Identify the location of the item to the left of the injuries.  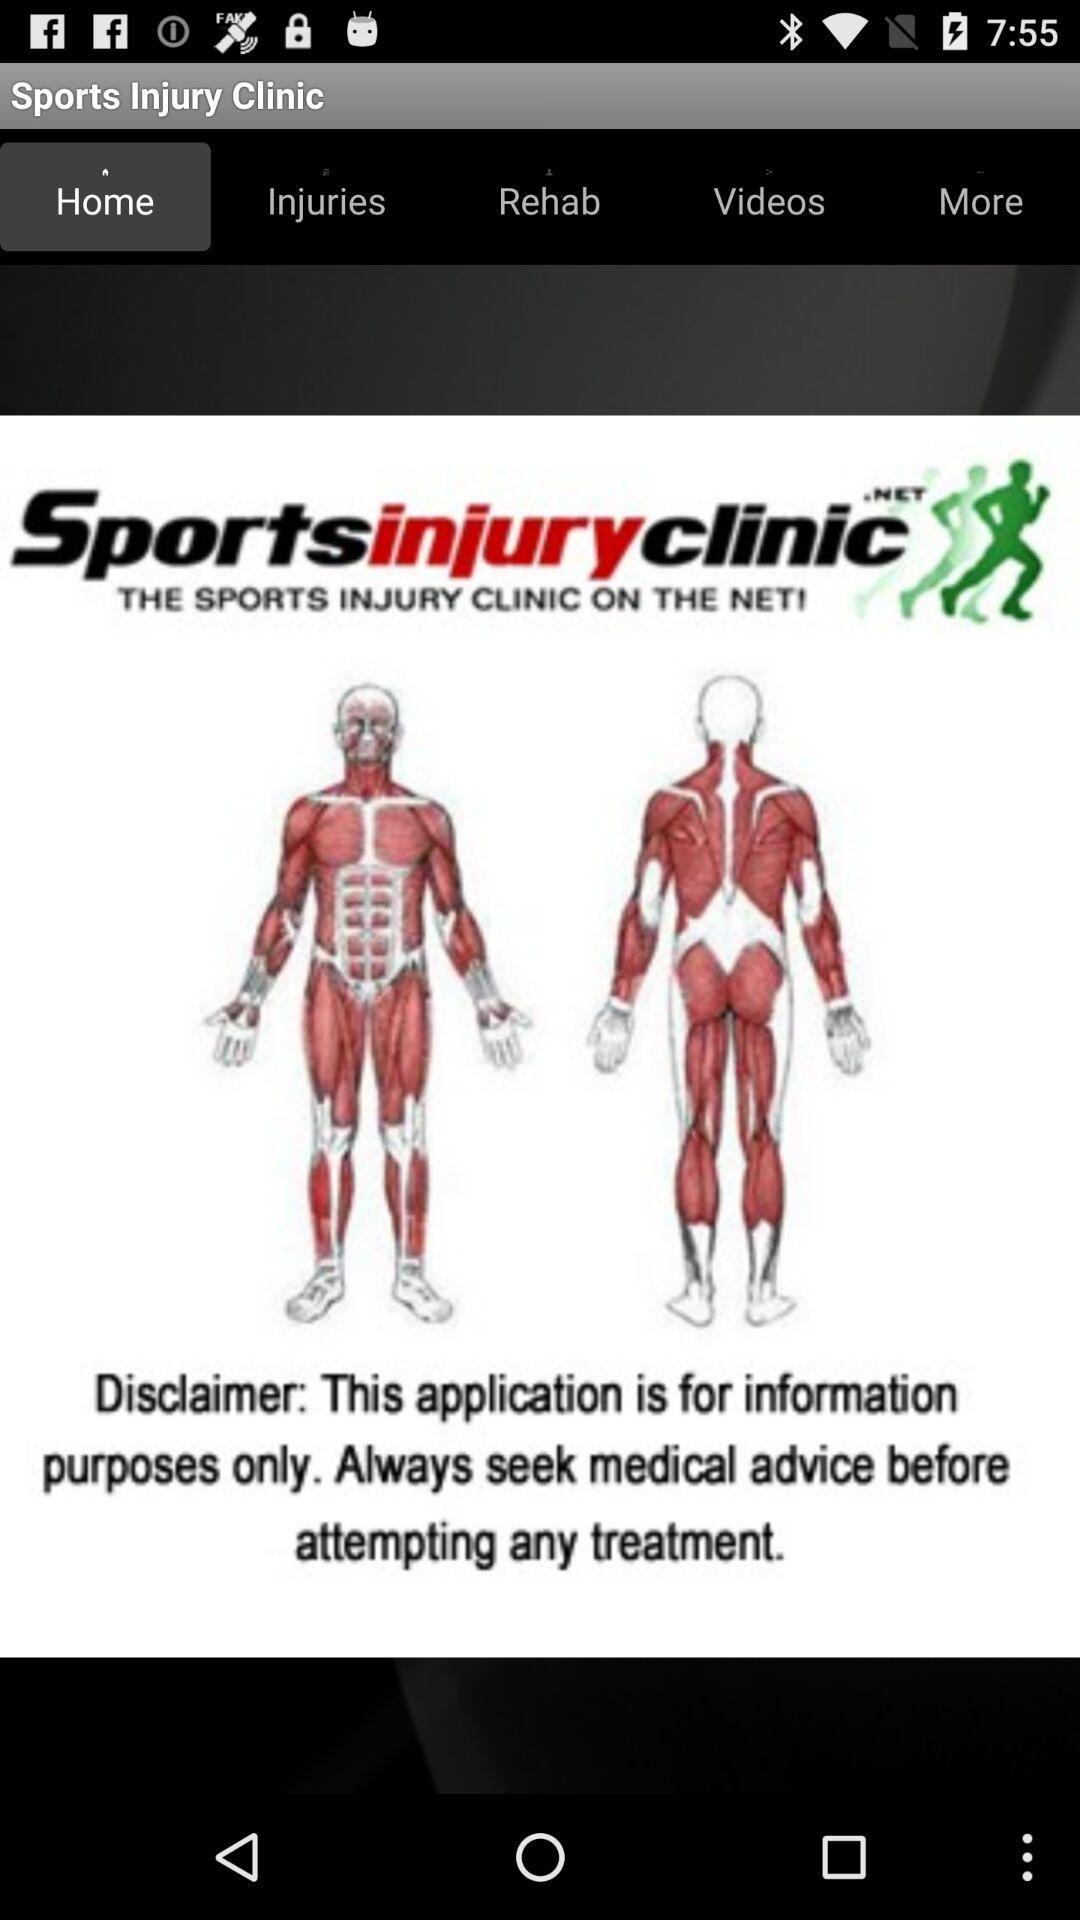
(105, 196).